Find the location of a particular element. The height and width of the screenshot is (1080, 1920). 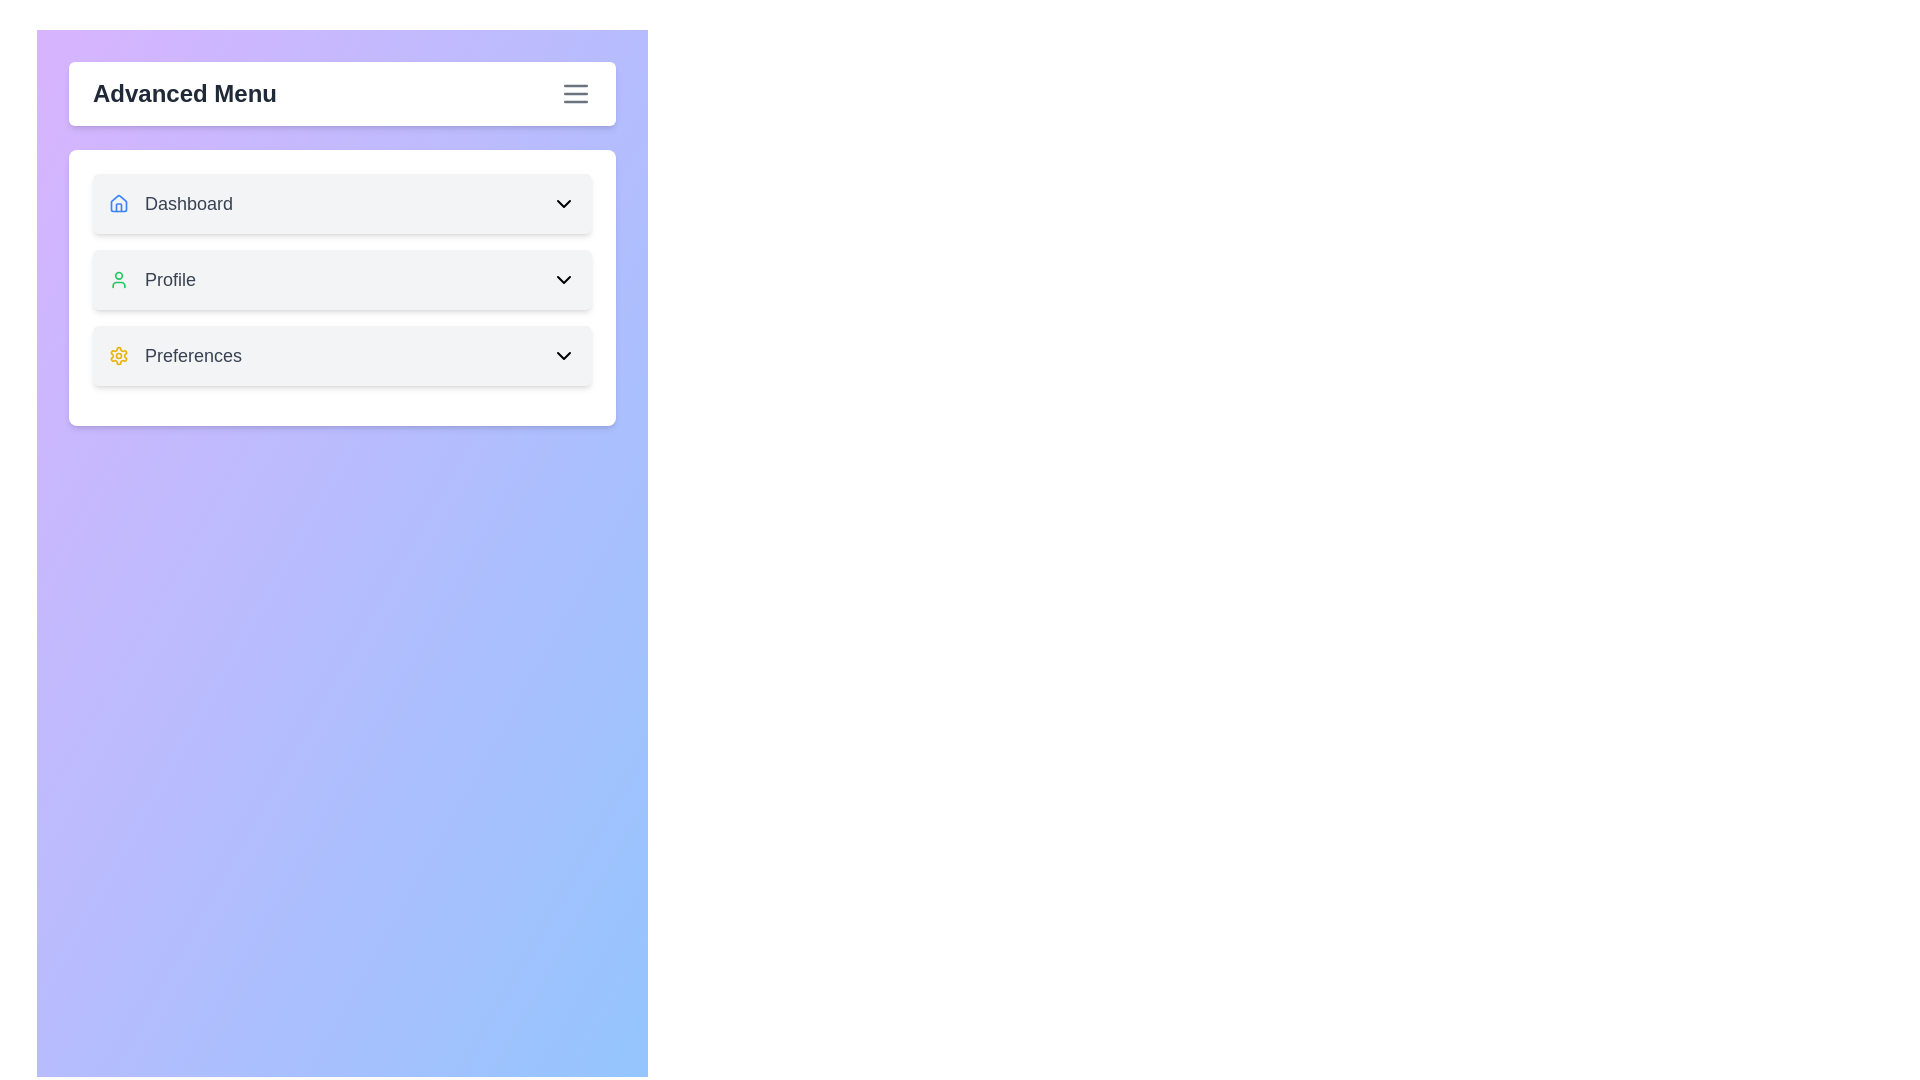

the Dropdown indicator (chevron icon) located at the top-right corner of the 'Preferences' section is located at coordinates (563, 354).